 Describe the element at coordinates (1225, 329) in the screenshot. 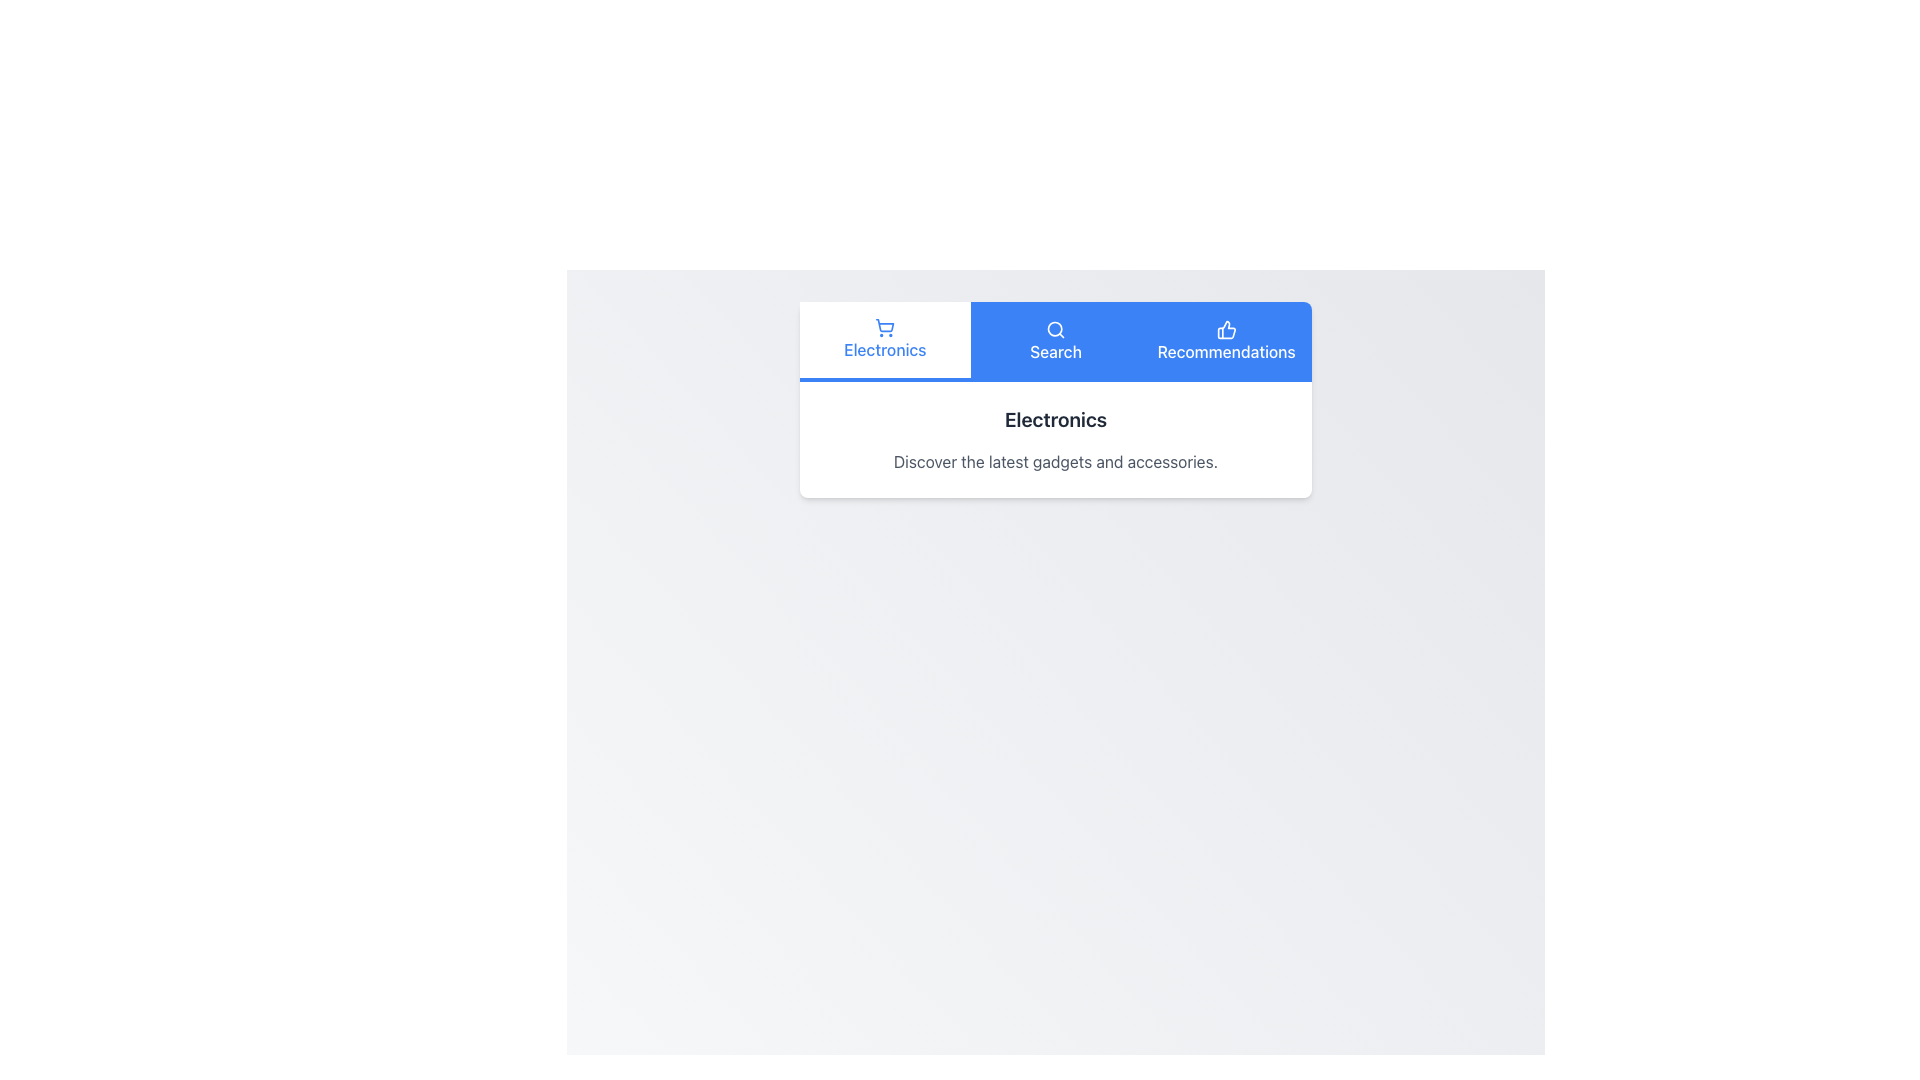

I see `the thumbs-up icon with a blue background located in the 'Recommendations' section of the horizontal navigation bar at the top, positioned above the 'Recommendations' text label` at that location.